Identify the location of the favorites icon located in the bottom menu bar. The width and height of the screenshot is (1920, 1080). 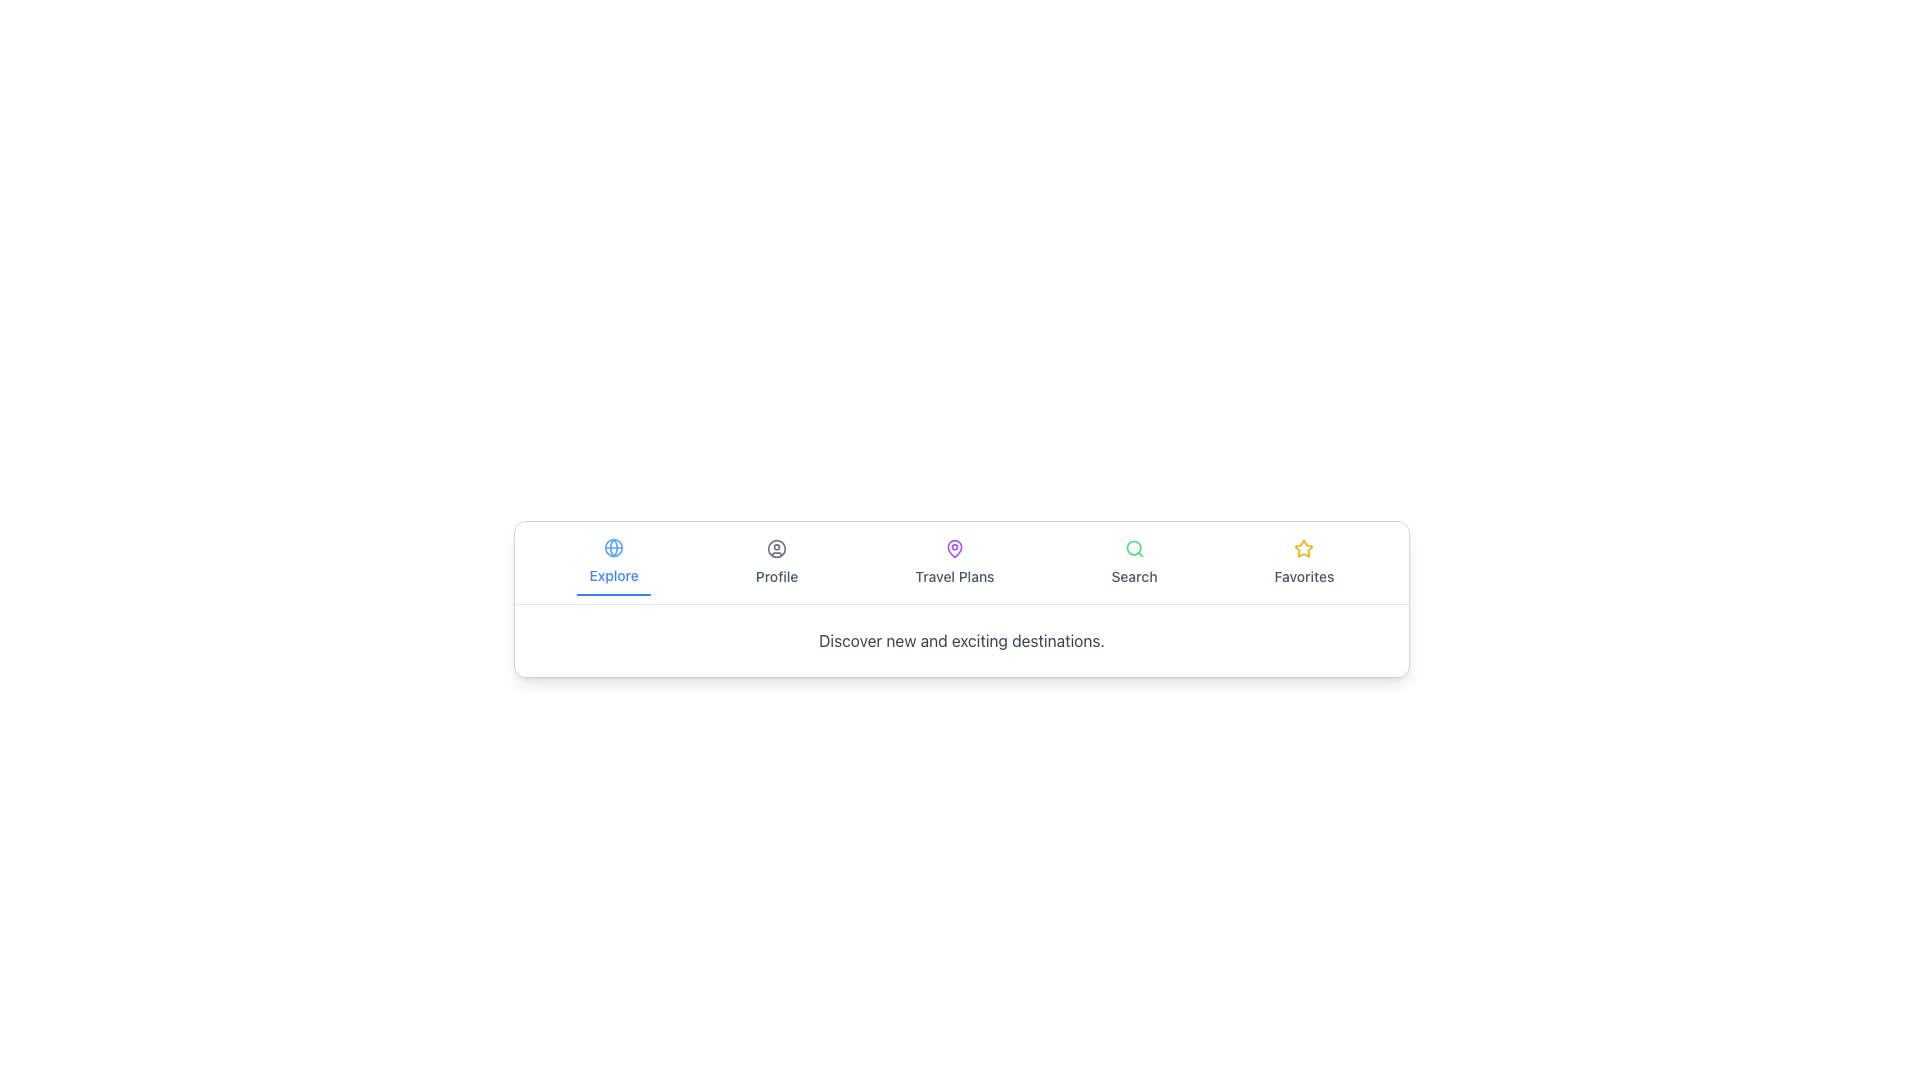
(1304, 548).